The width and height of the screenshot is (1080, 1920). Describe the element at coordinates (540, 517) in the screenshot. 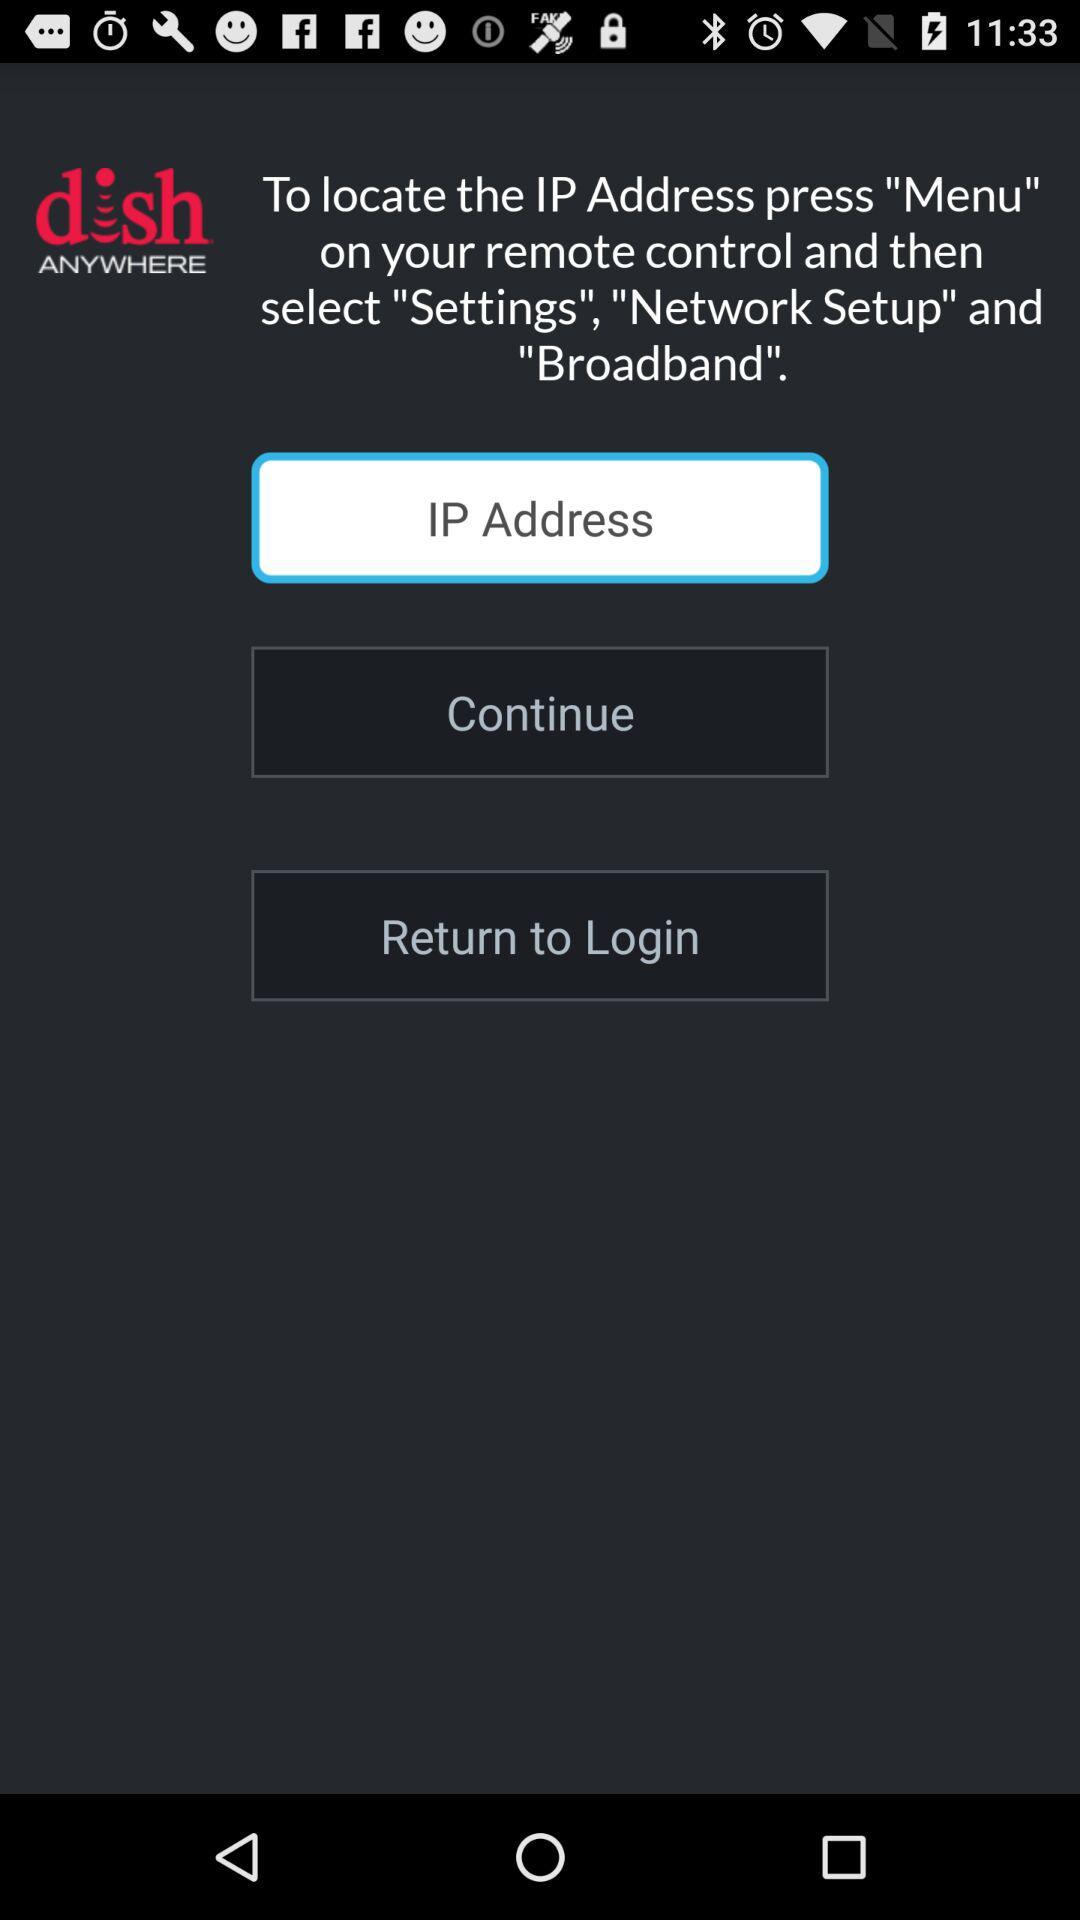

I see `icon above the continue icon` at that location.